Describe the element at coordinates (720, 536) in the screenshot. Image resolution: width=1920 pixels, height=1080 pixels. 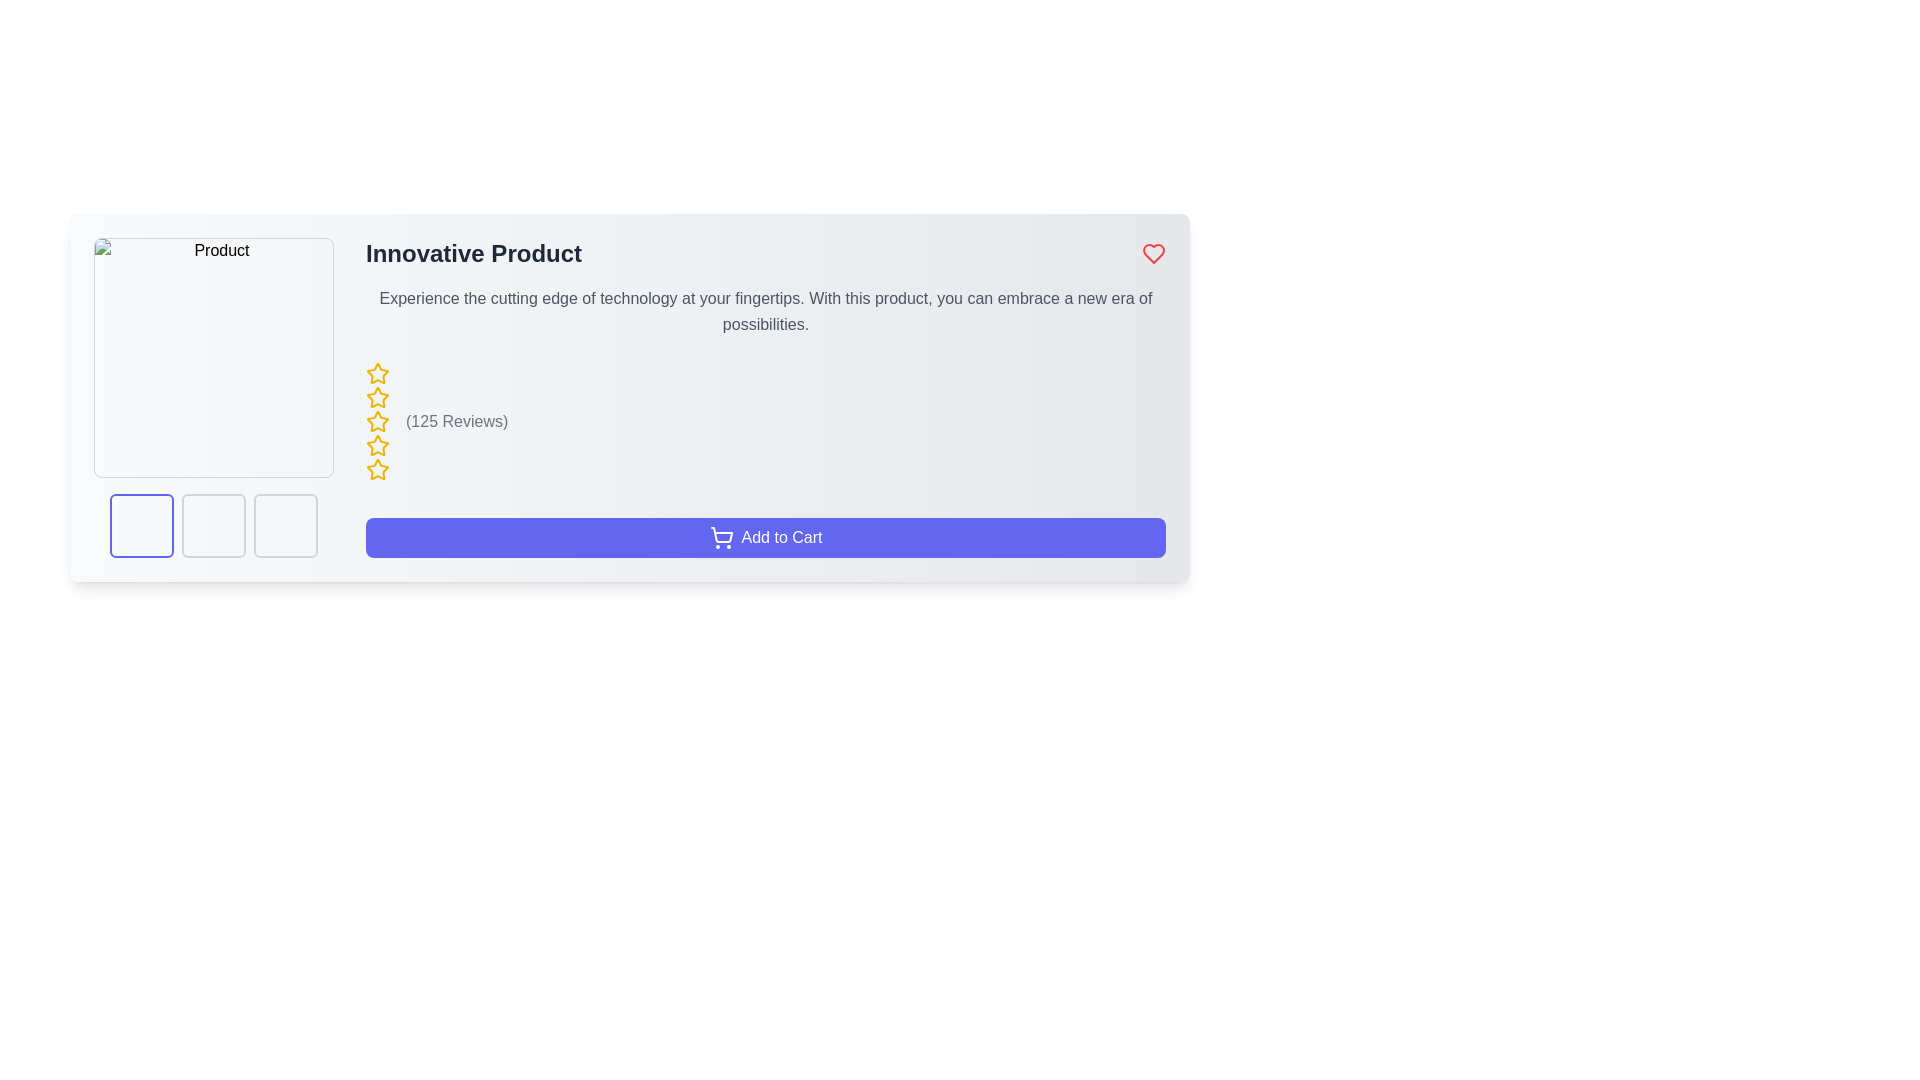
I see `the 'Add to Cart' button which contains a shopping cart icon on the left side, styled with a bold blue background and white text` at that location.